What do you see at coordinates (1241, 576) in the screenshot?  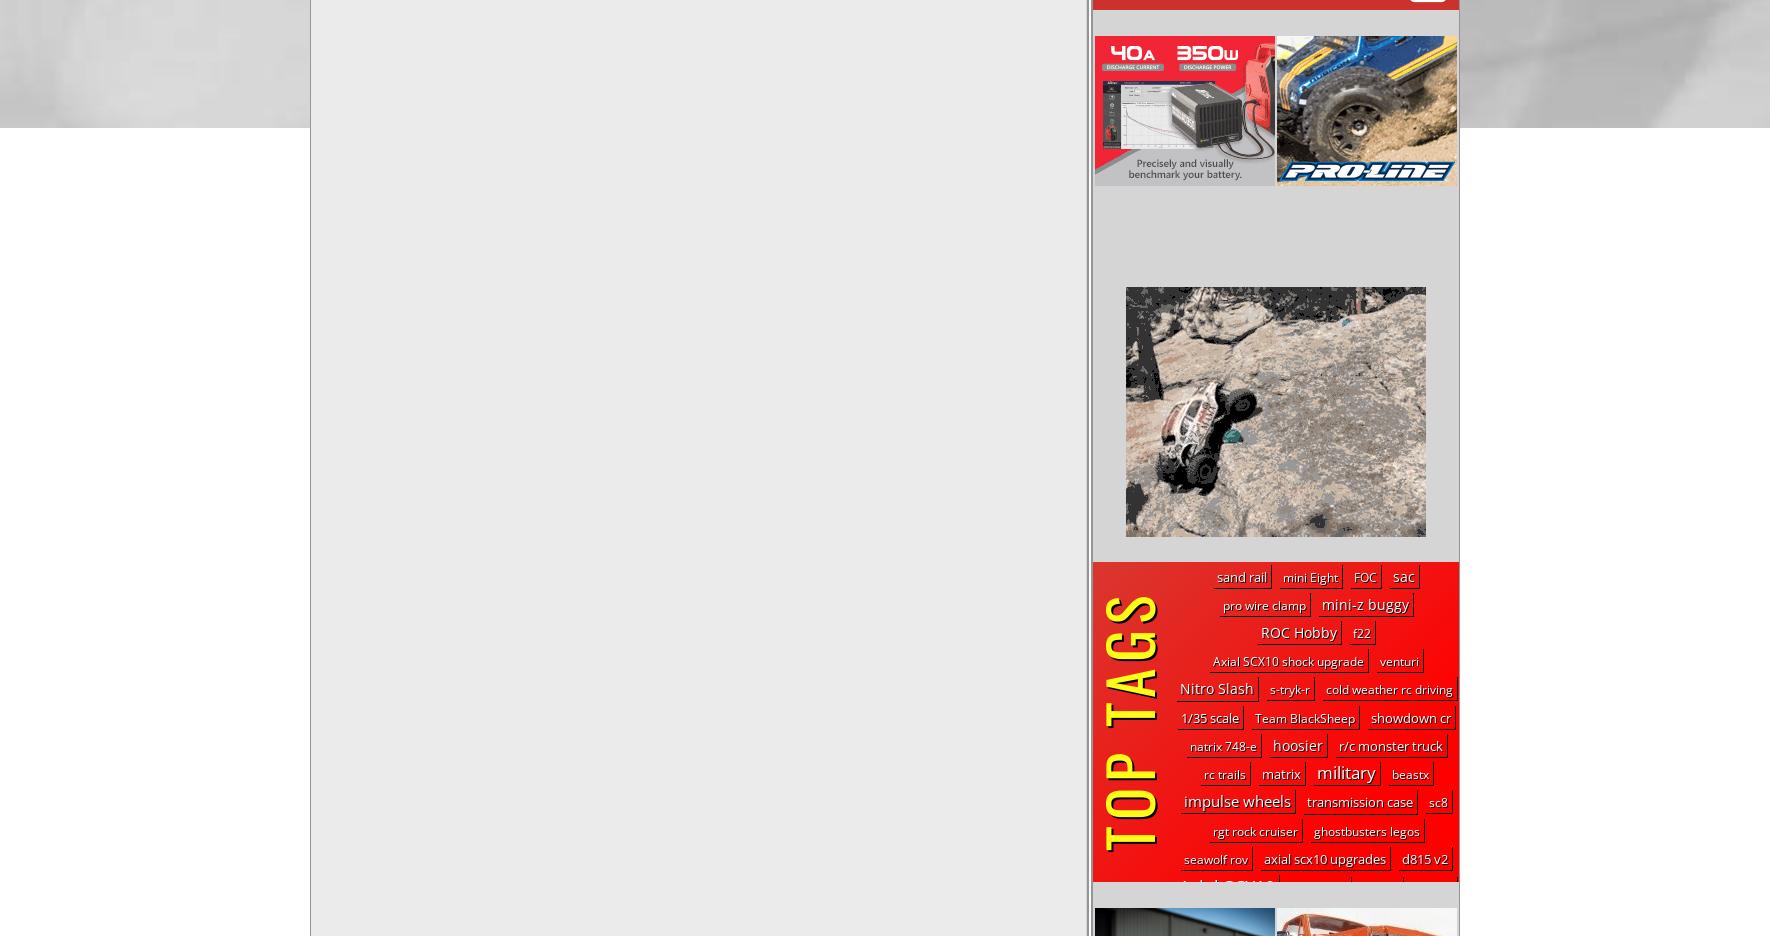 I see `'sand rail'` at bounding box center [1241, 576].